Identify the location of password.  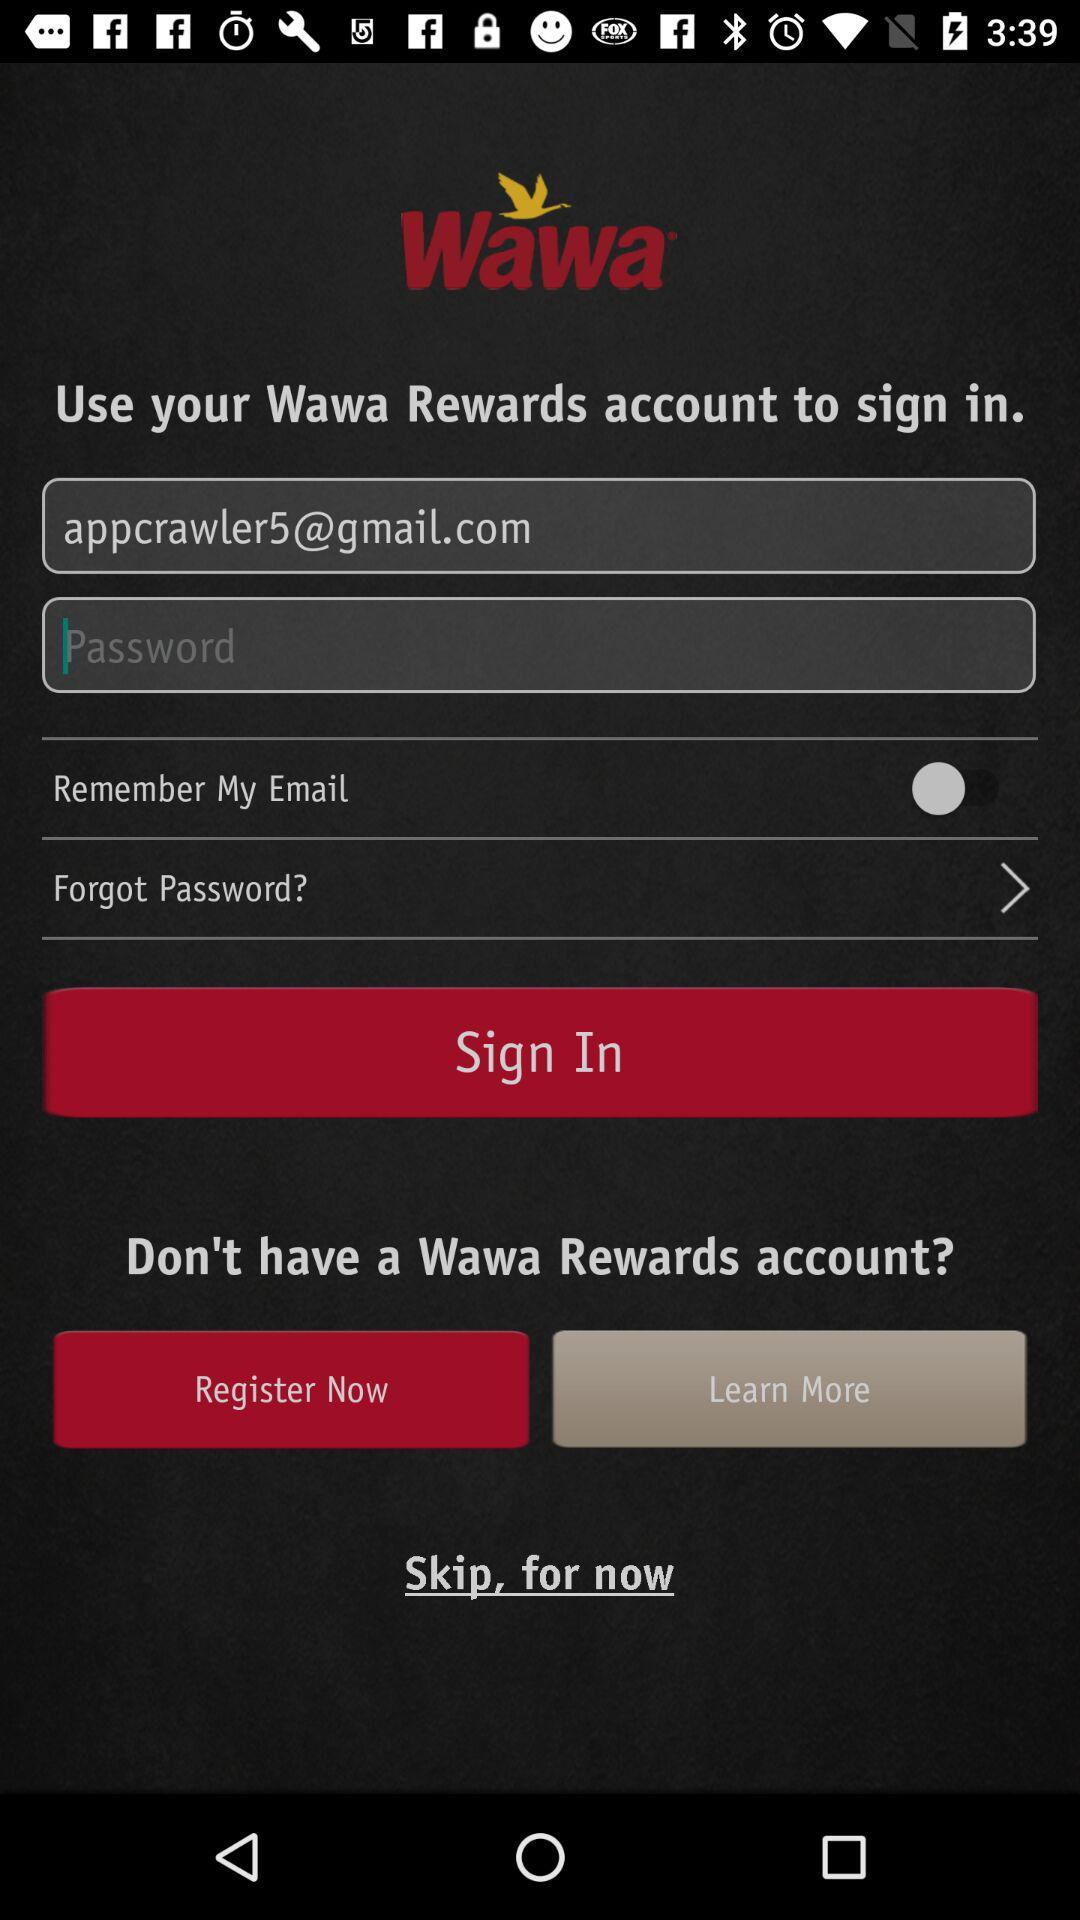
(540, 646).